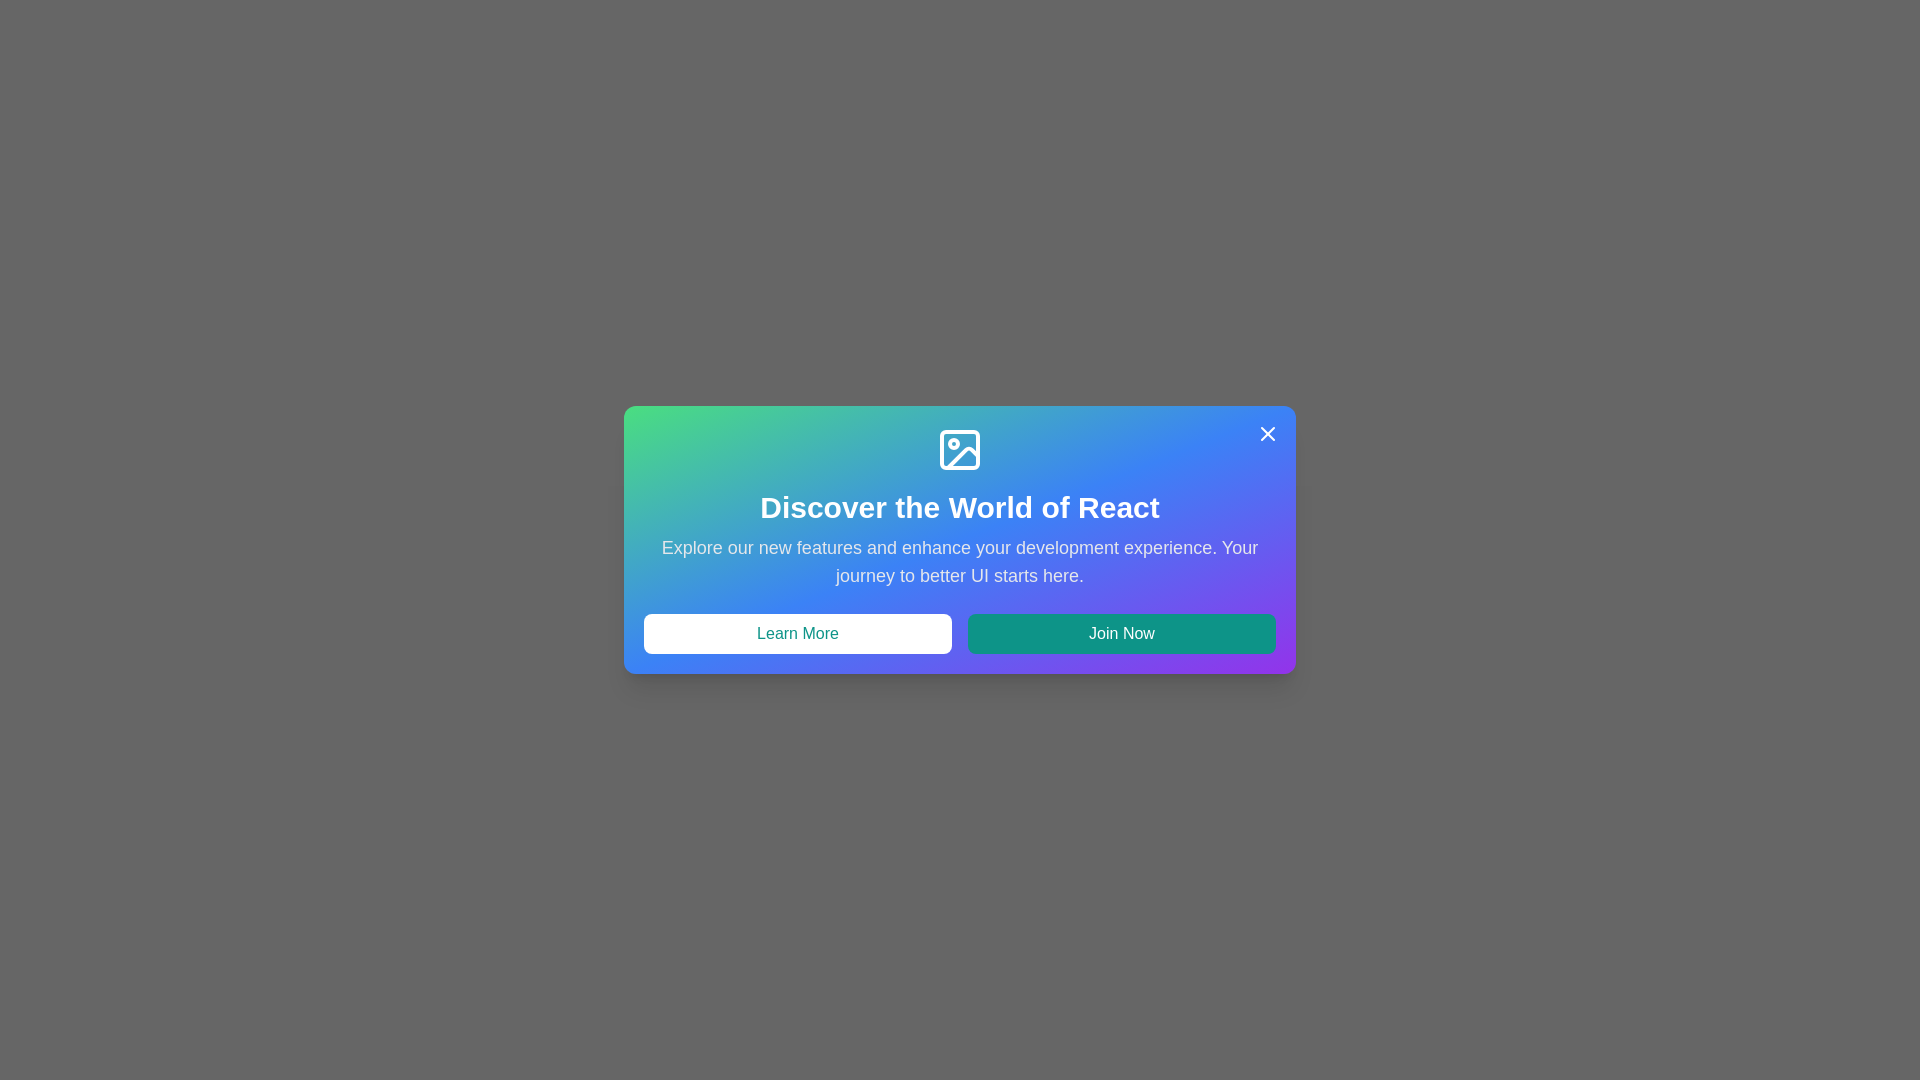 The image size is (1920, 1080). Describe the element at coordinates (960, 540) in the screenshot. I see `the dialog area to focus on the text content` at that location.